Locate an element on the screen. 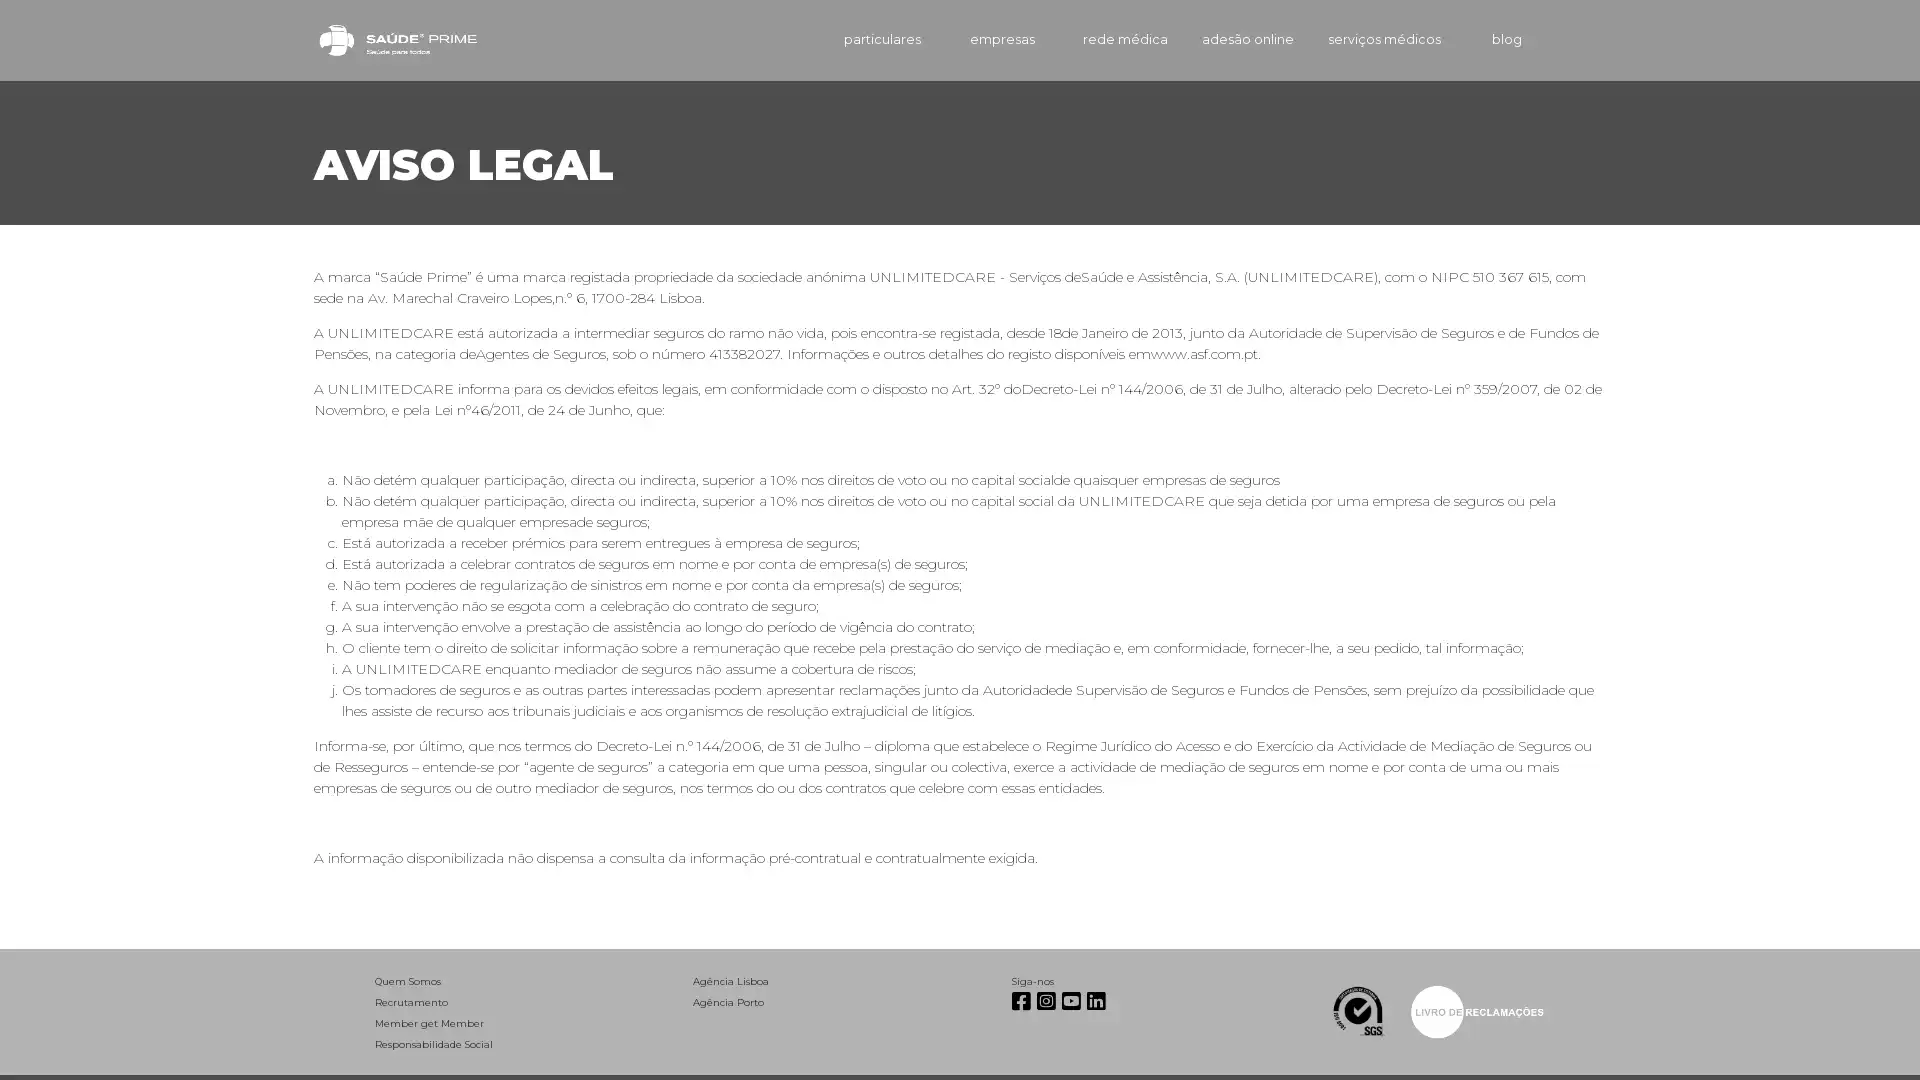 The width and height of the screenshot is (1920, 1080). adesao online is located at coordinates (1222, 39).